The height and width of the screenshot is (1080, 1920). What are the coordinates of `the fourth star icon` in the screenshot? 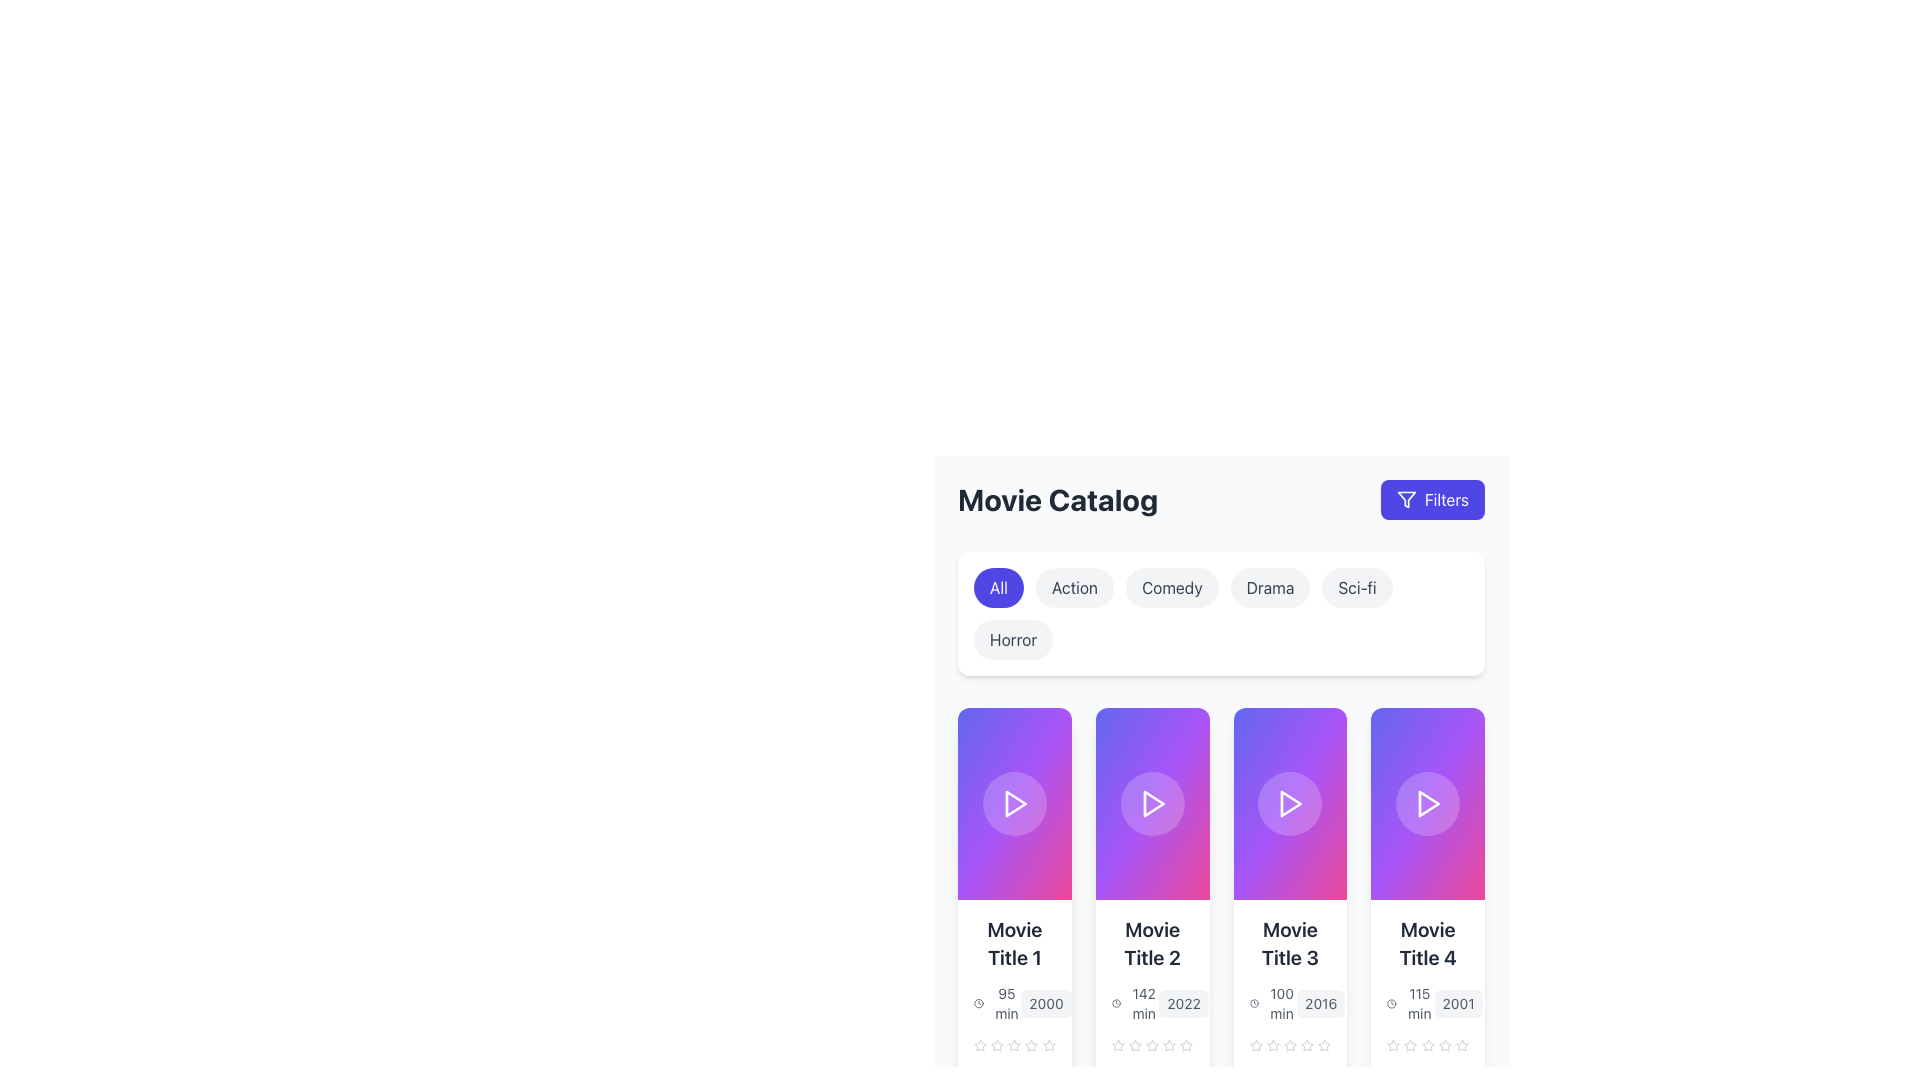 It's located at (1169, 1044).